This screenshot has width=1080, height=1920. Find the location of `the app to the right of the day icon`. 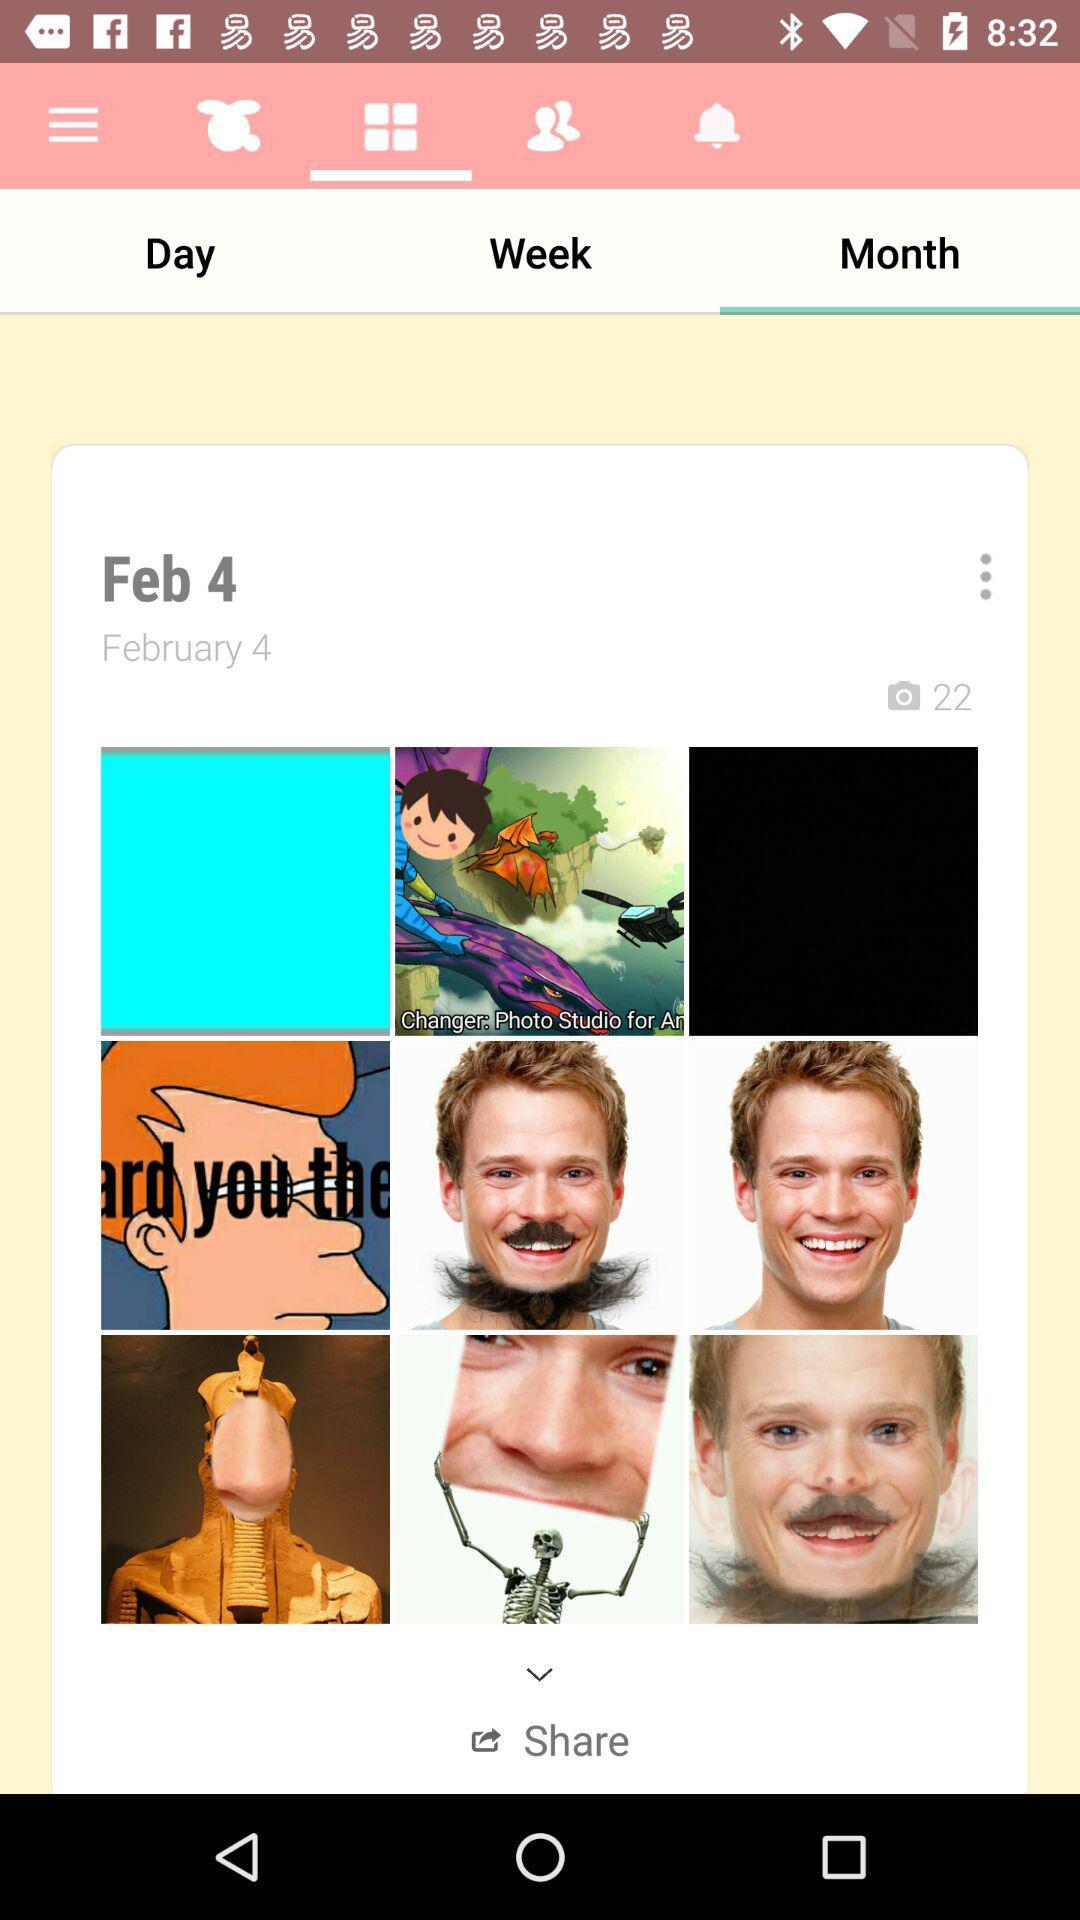

the app to the right of the day icon is located at coordinates (540, 251).